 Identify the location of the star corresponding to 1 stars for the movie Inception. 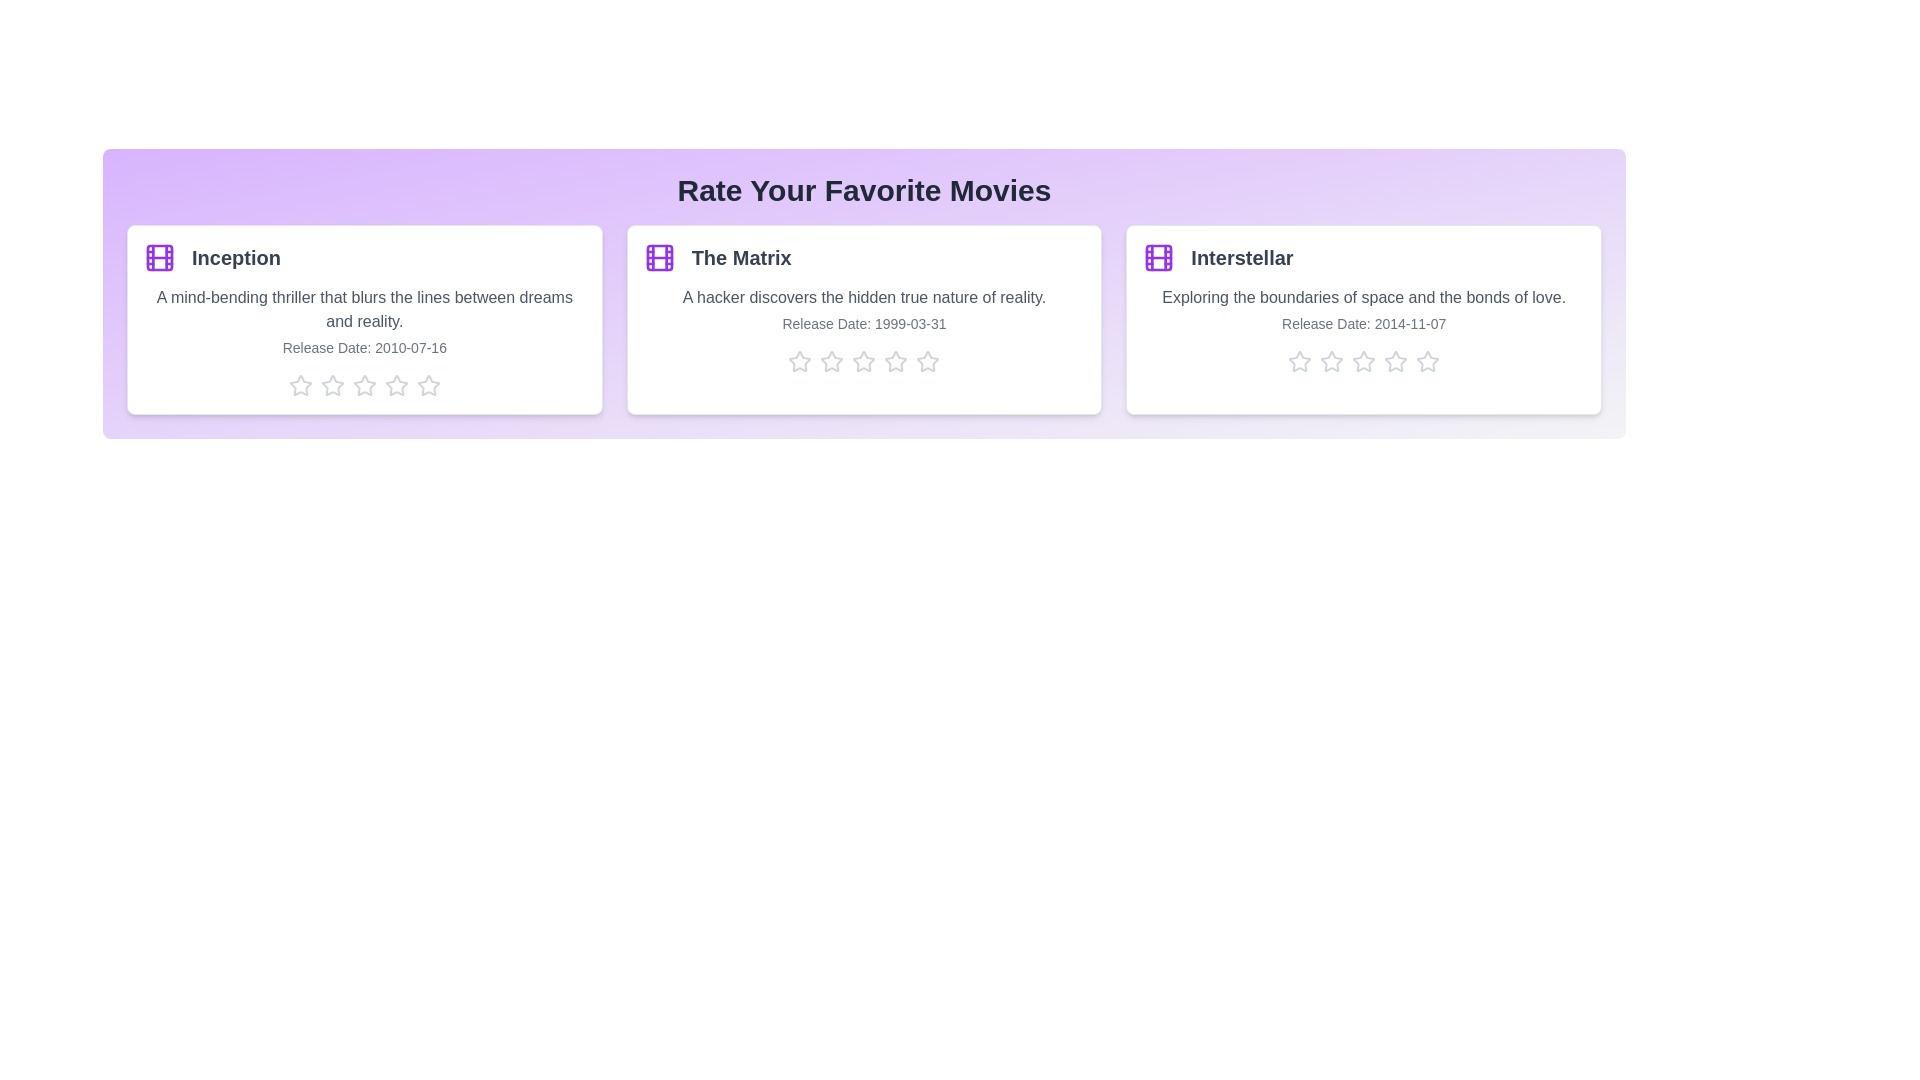
(299, 385).